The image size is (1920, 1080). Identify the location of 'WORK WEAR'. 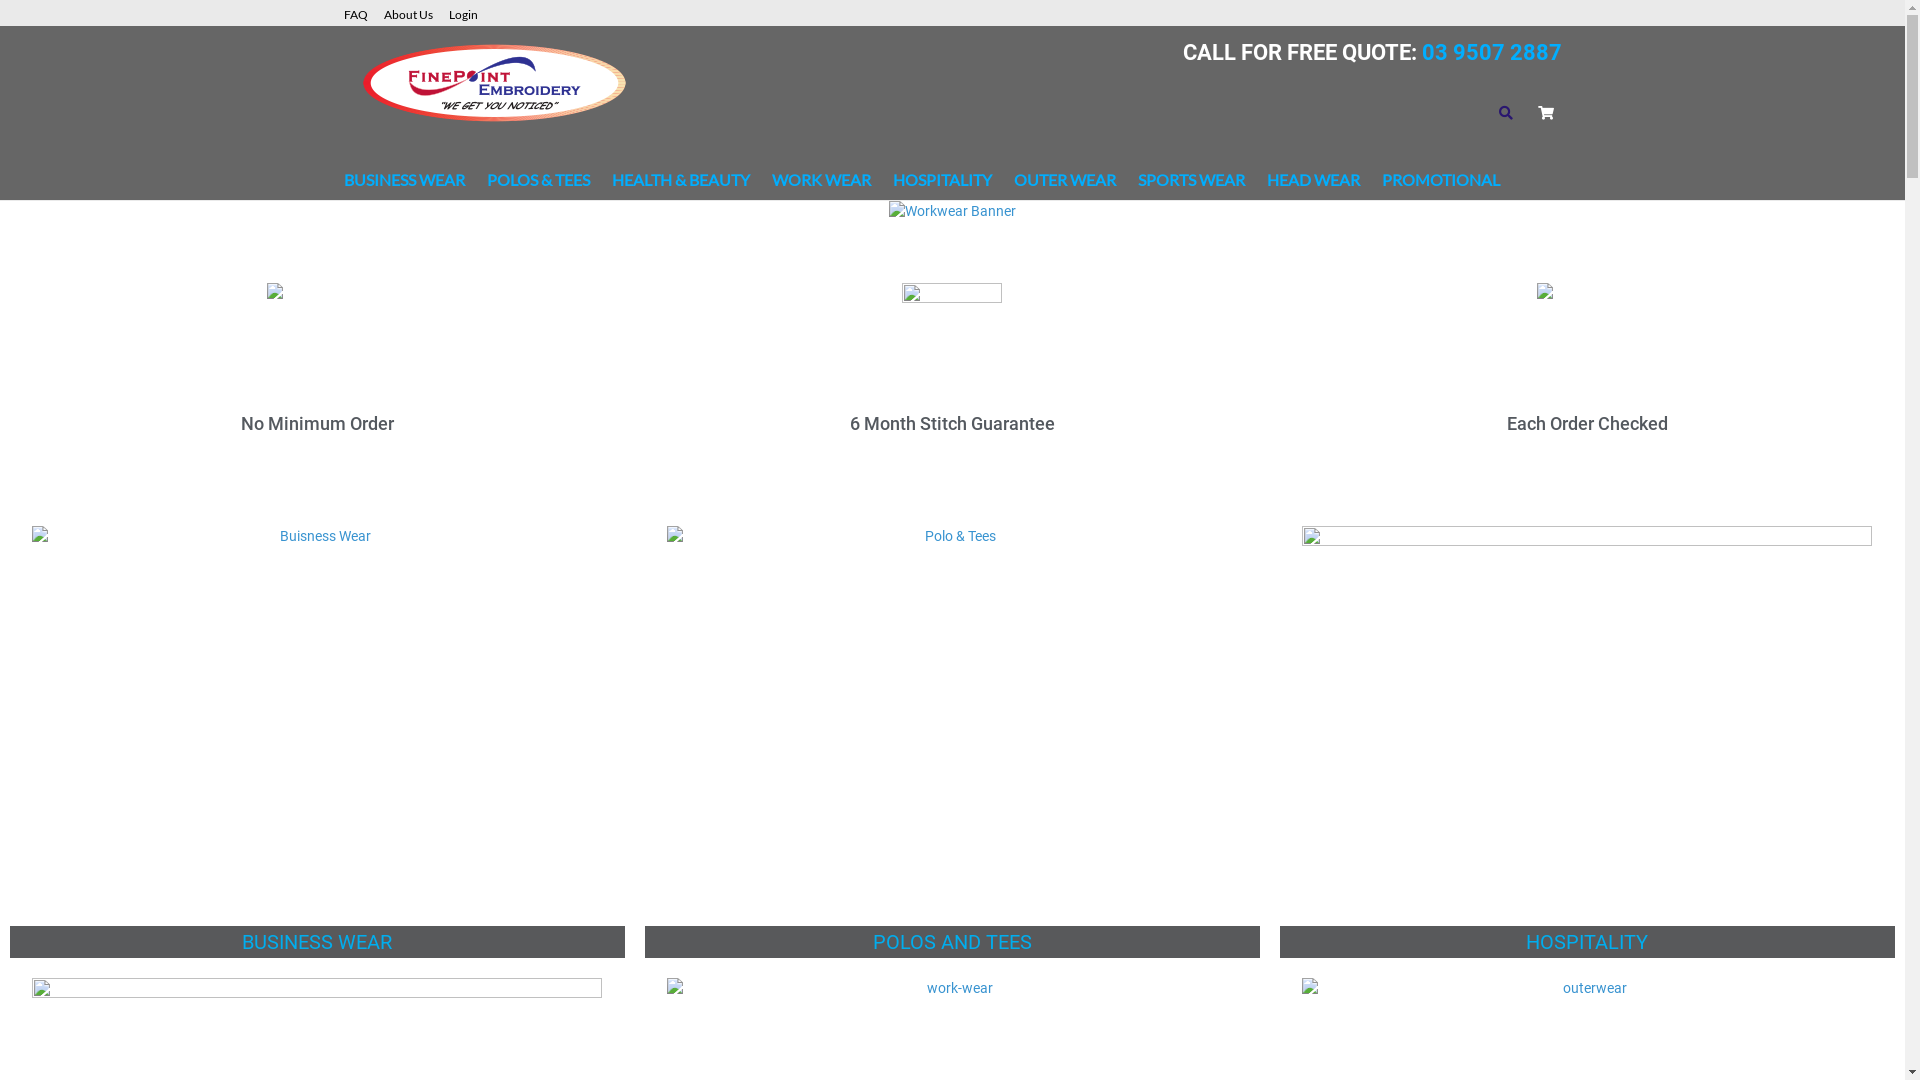
(821, 180).